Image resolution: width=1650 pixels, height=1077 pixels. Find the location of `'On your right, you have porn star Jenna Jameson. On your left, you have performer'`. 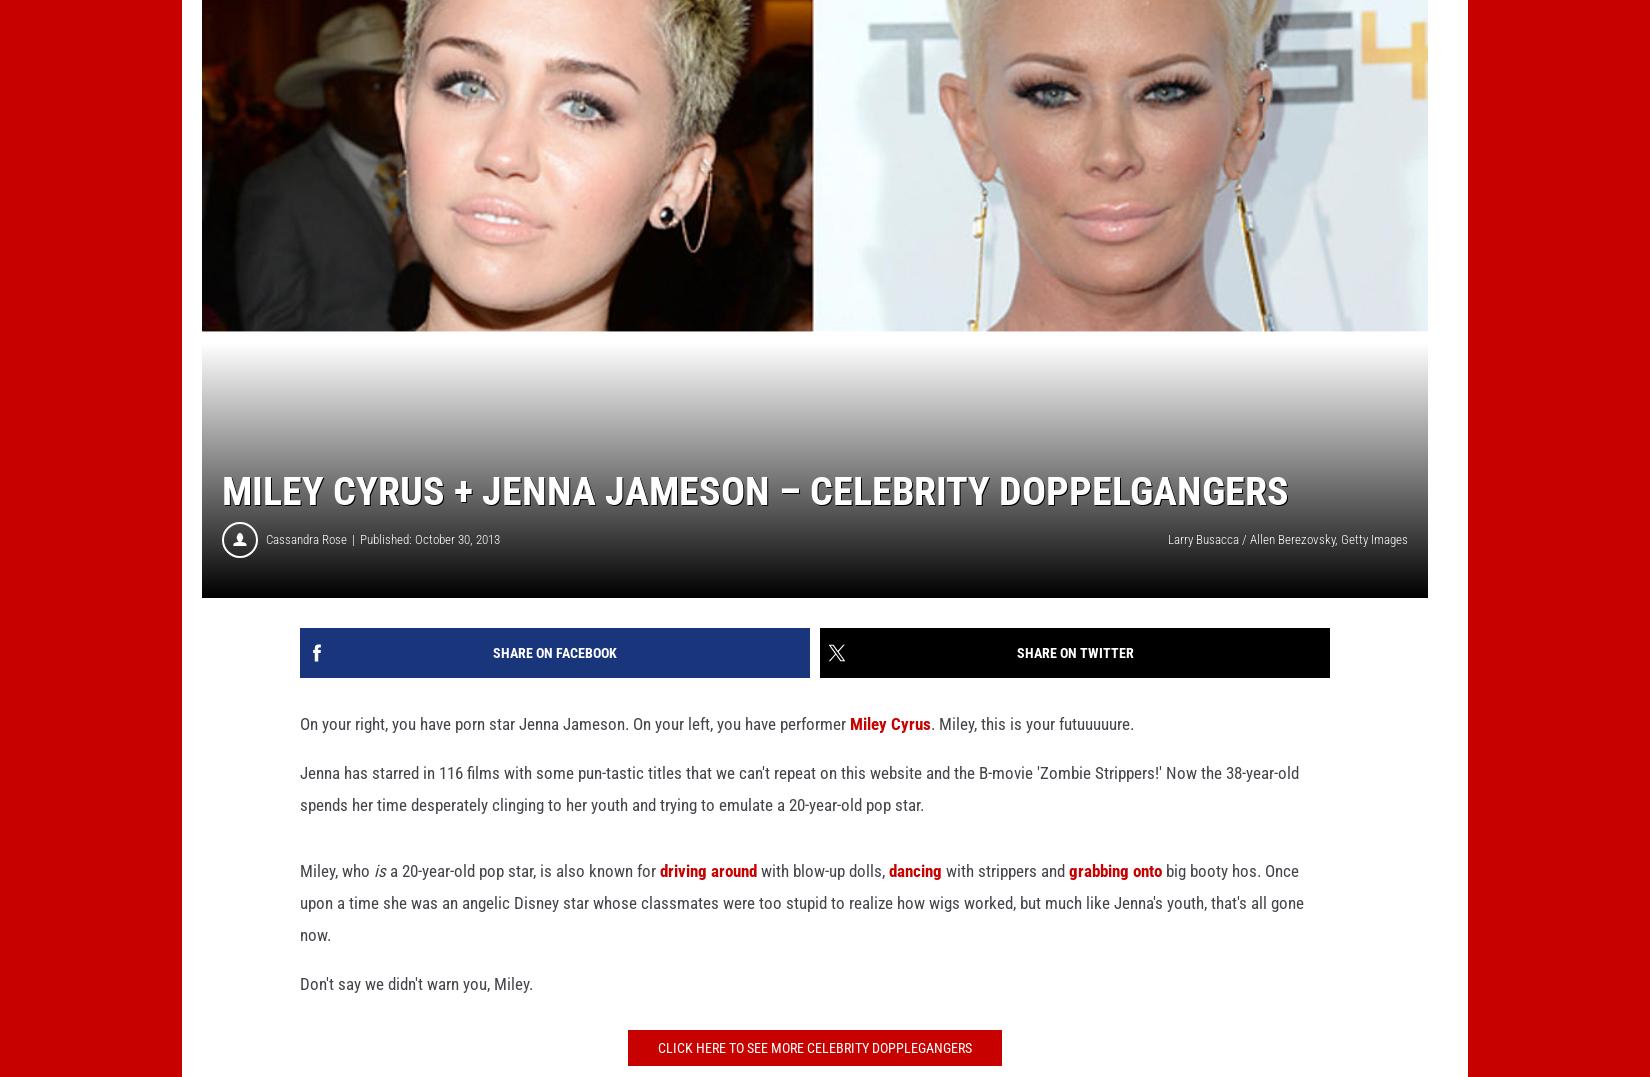

'On your right, you have porn star Jenna Jameson. On your left, you have performer' is located at coordinates (574, 754).